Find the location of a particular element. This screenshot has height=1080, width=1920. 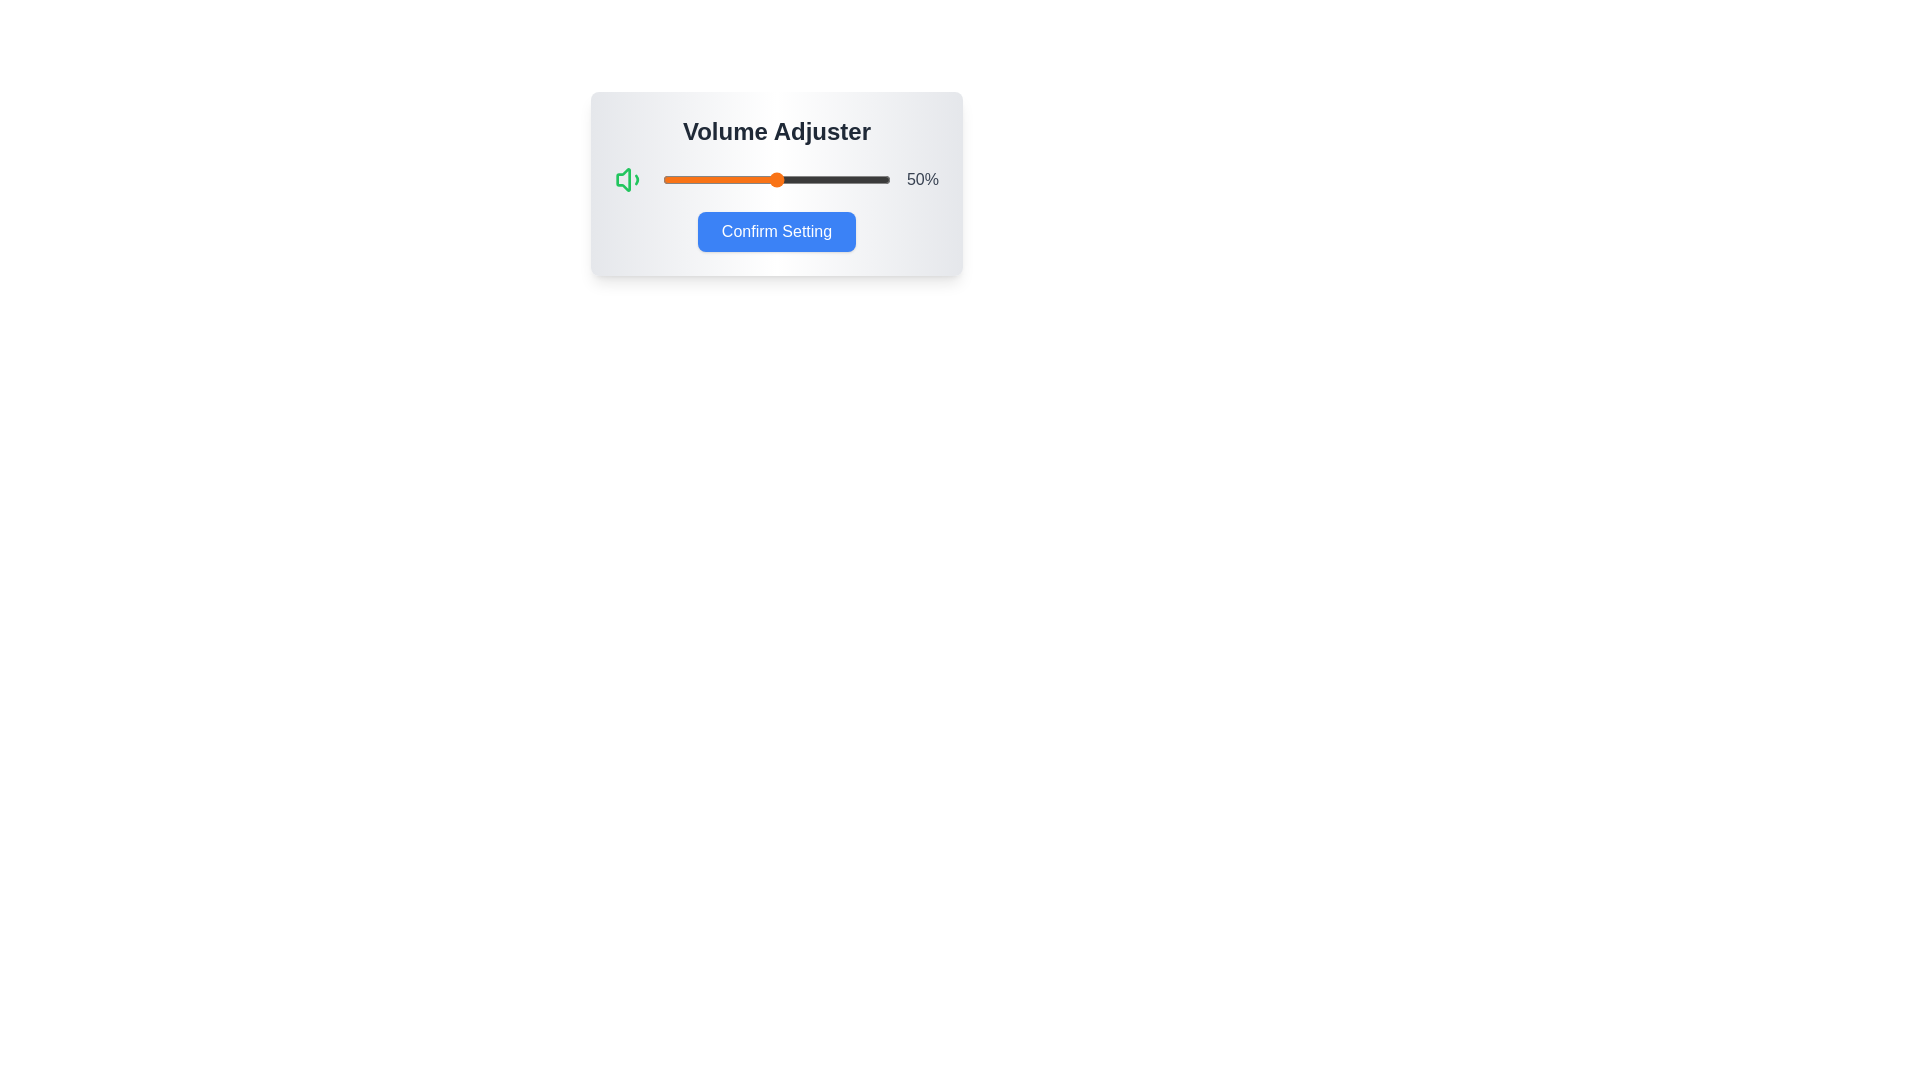

the volume slider to 12% is located at coordinates (690, 180).